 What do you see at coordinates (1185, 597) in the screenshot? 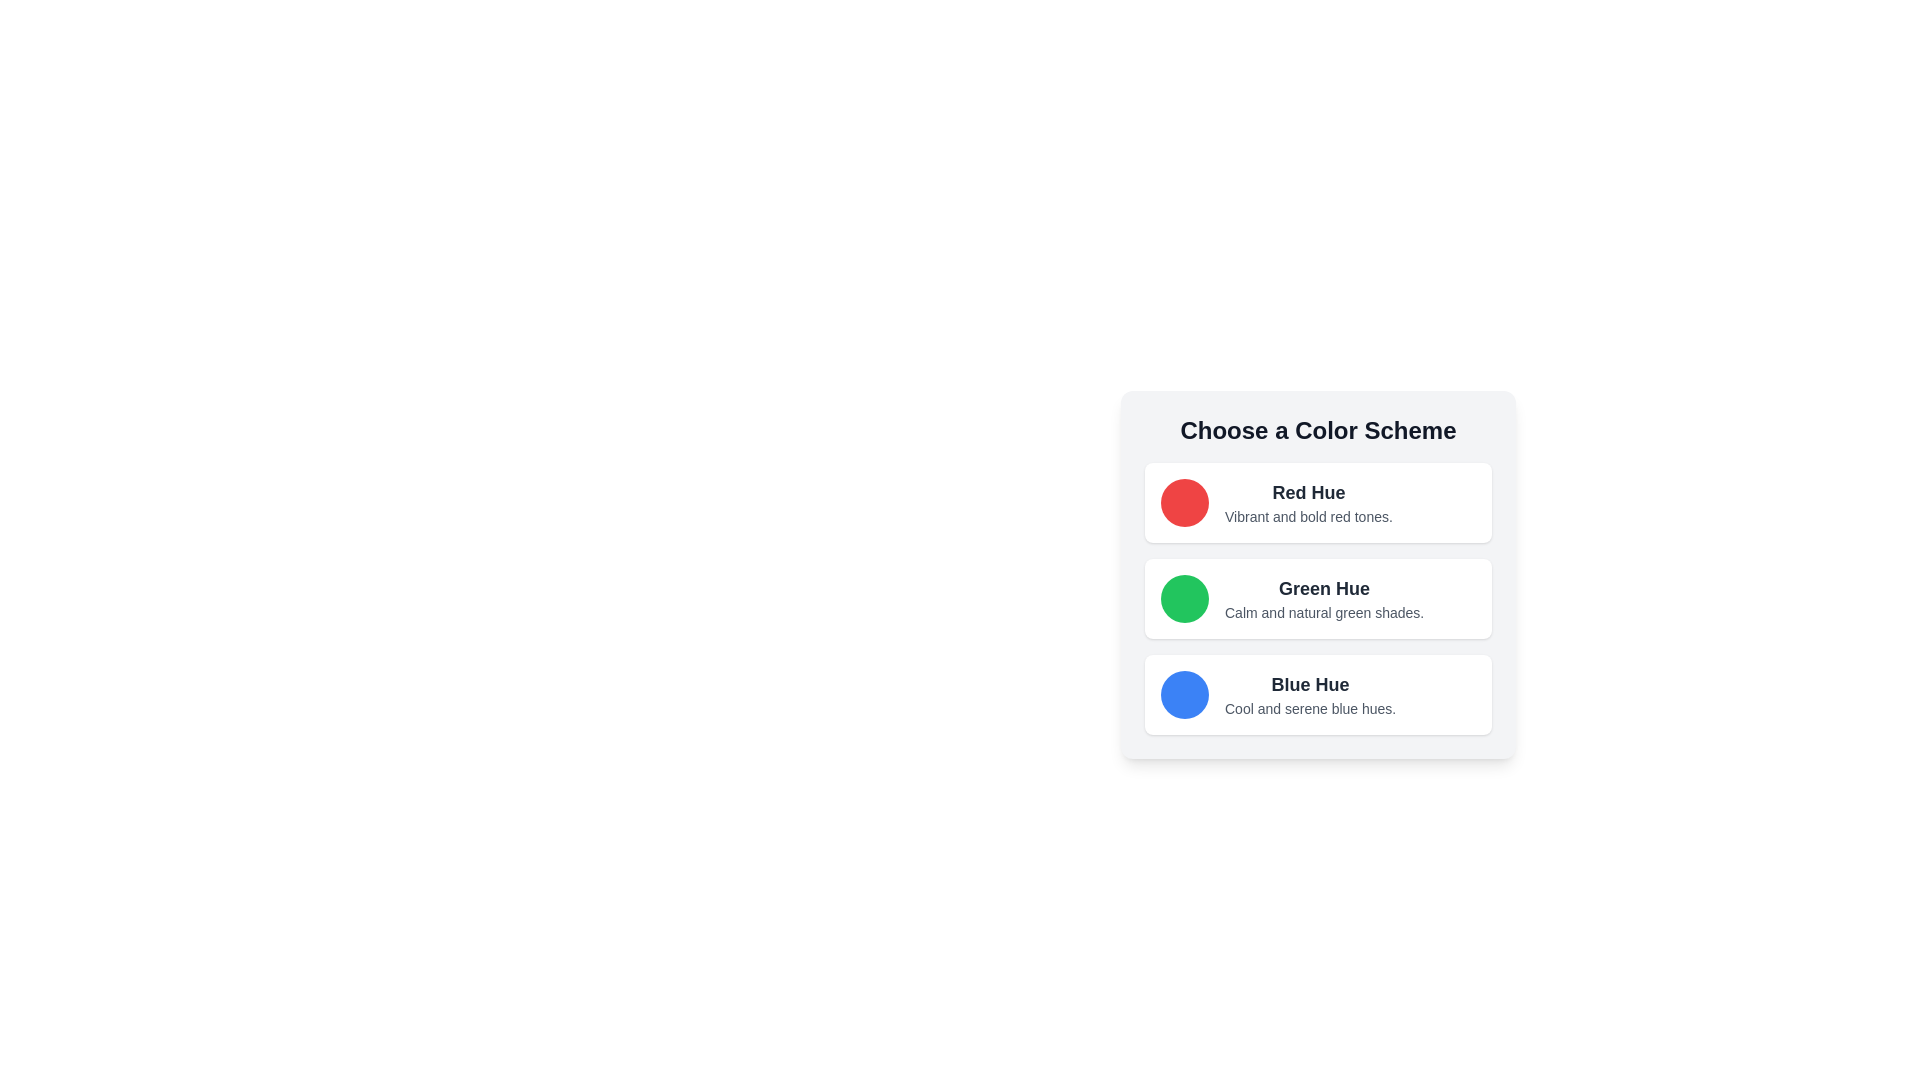
I see `the circular green color indicator located at the beginning of the 'Green Hue' option row` at bounding box center [1185, 597].